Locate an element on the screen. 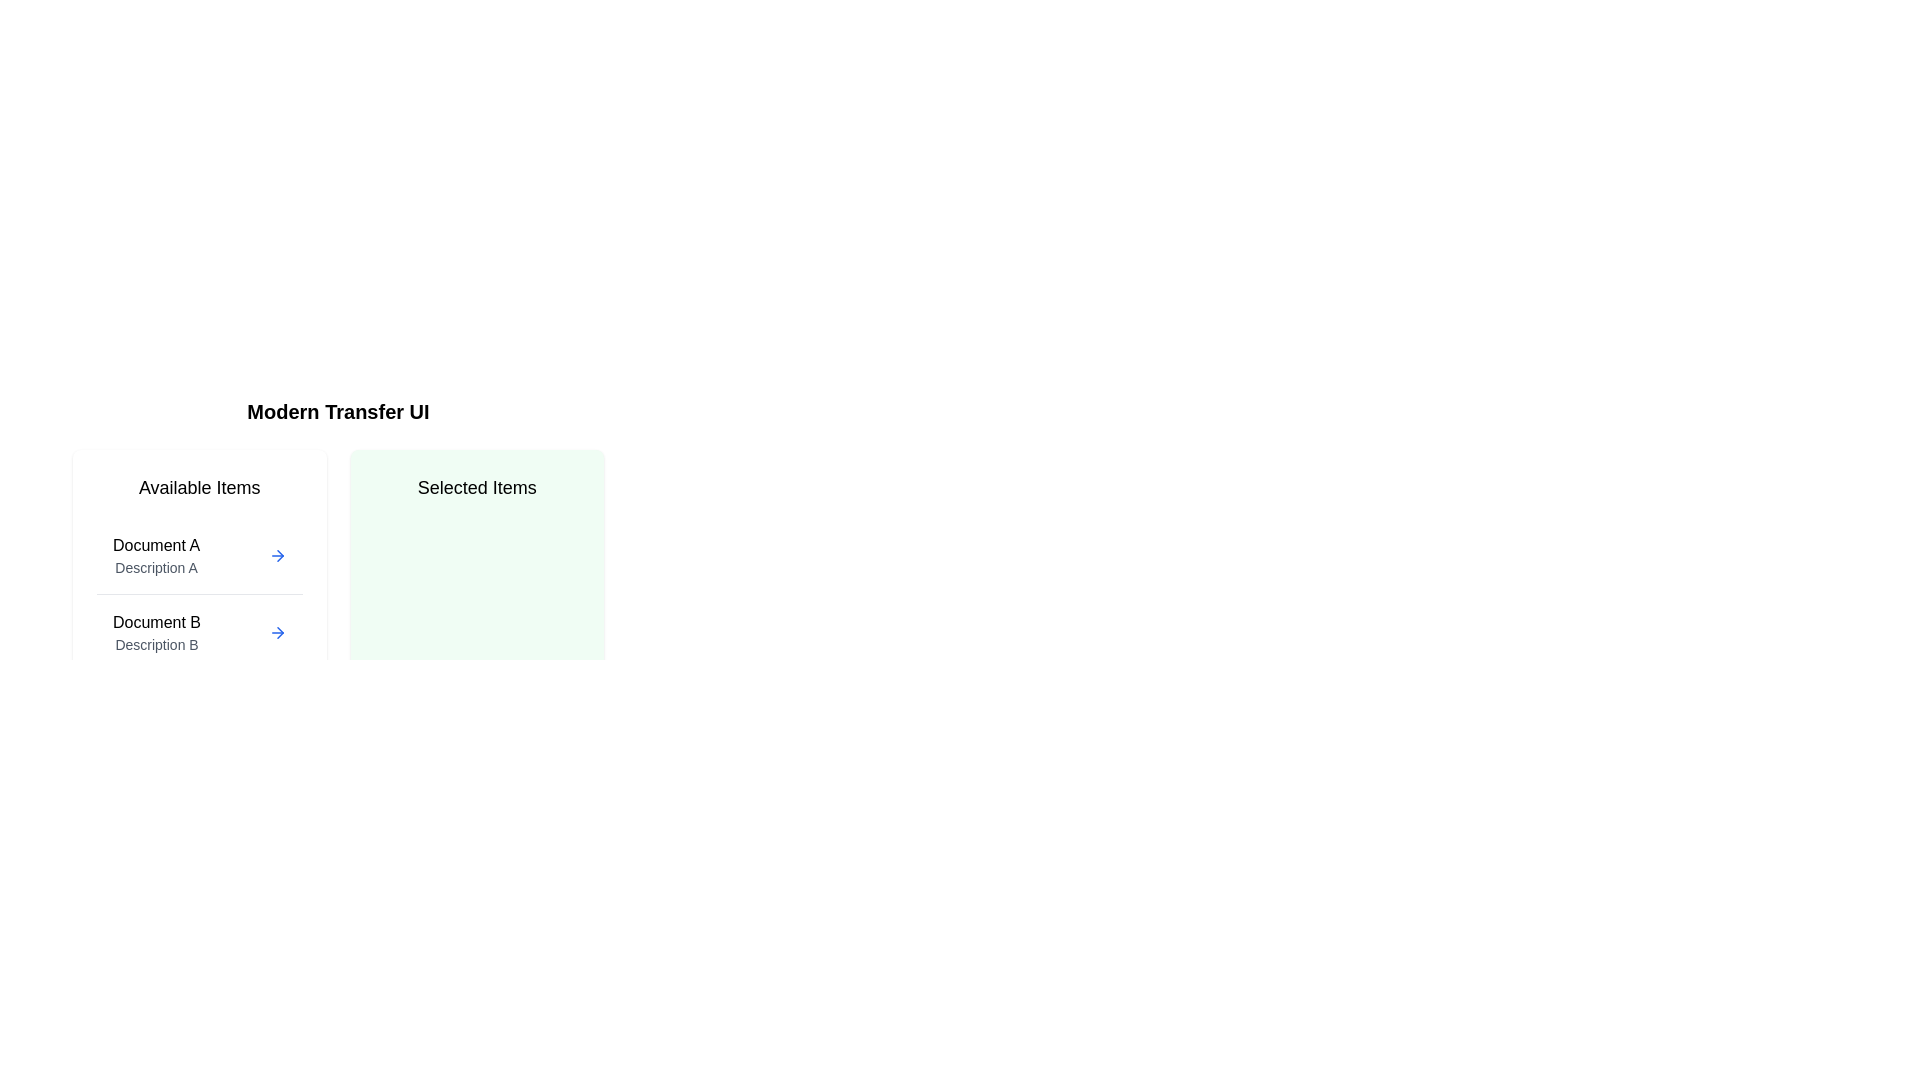 The width and height of the screenshot is (1920, 1080). text displayed in the centered title label 'Modern Transfer UI' located at the top of the main content area is located at coordinates (338, 411).